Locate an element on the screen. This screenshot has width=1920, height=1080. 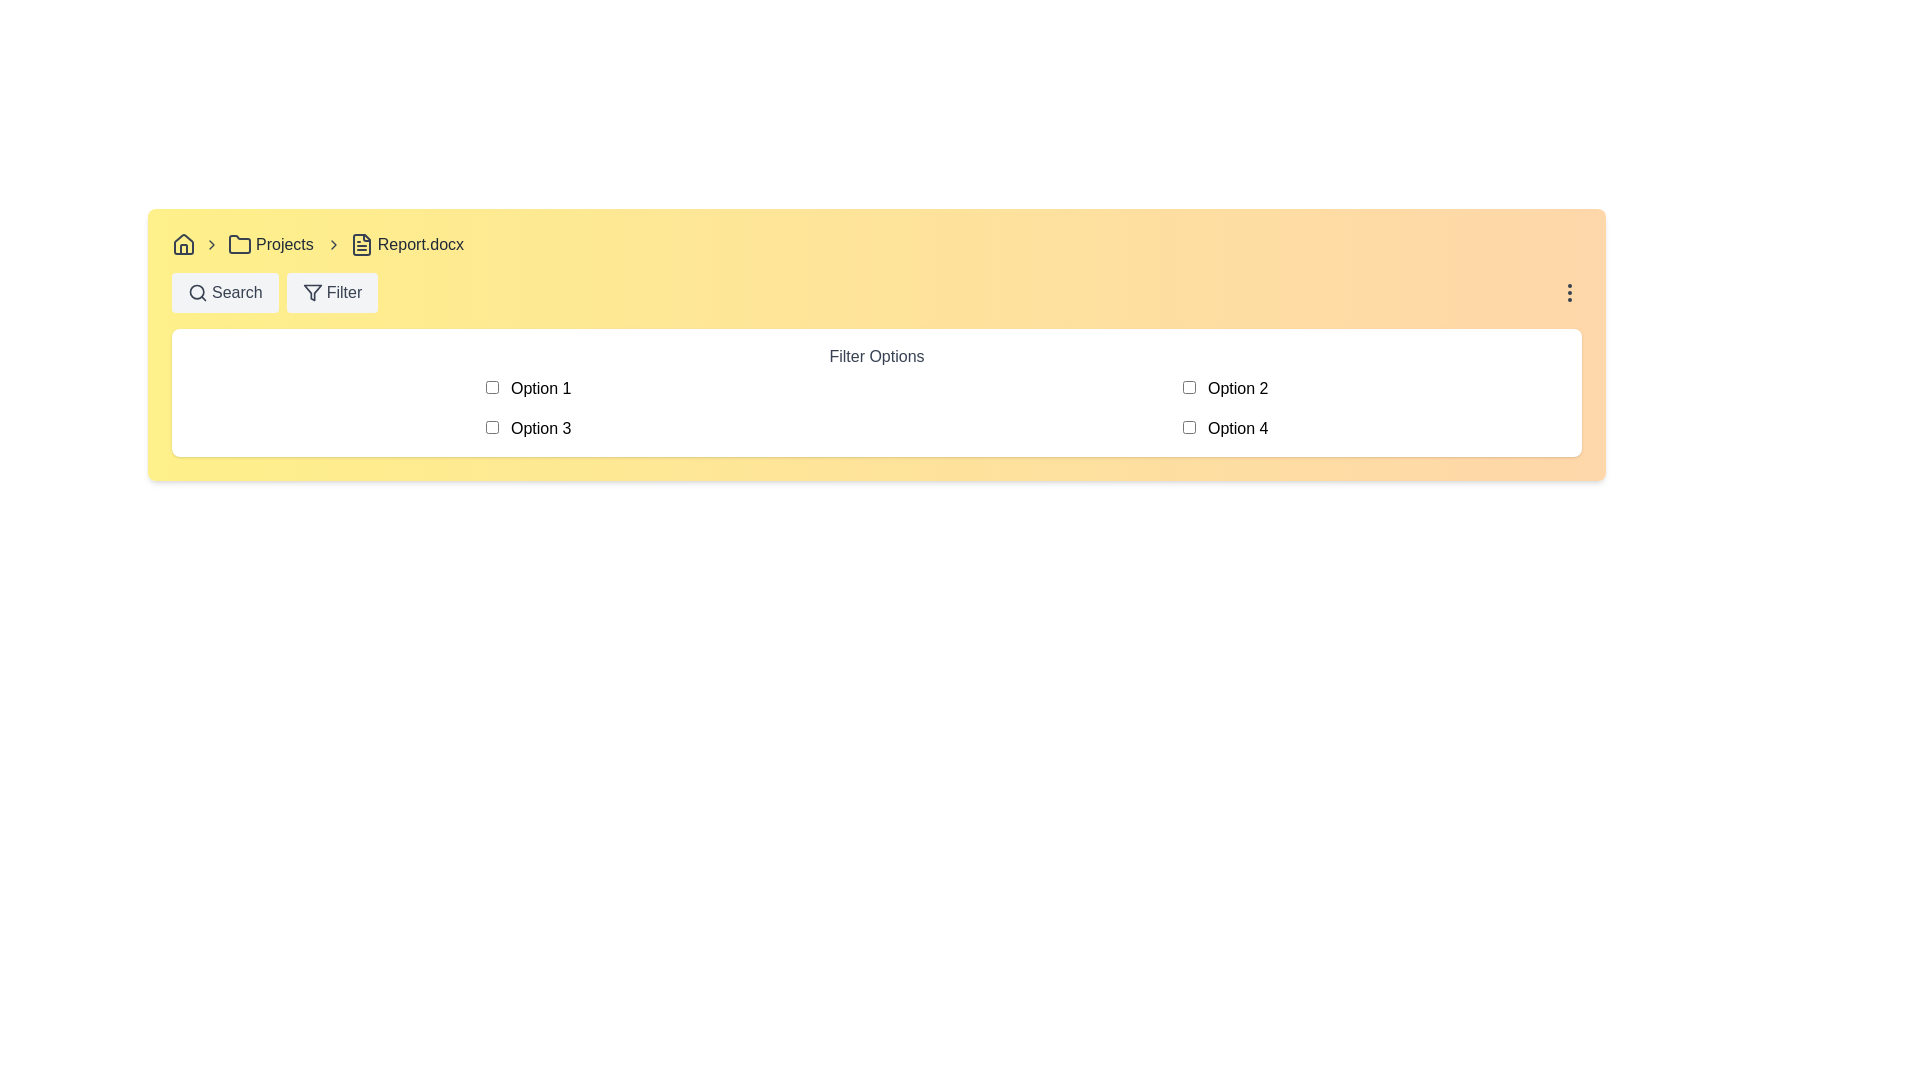
the checkbox element located to the left of the text 'Option 1' is located at coordinates (492, 387).